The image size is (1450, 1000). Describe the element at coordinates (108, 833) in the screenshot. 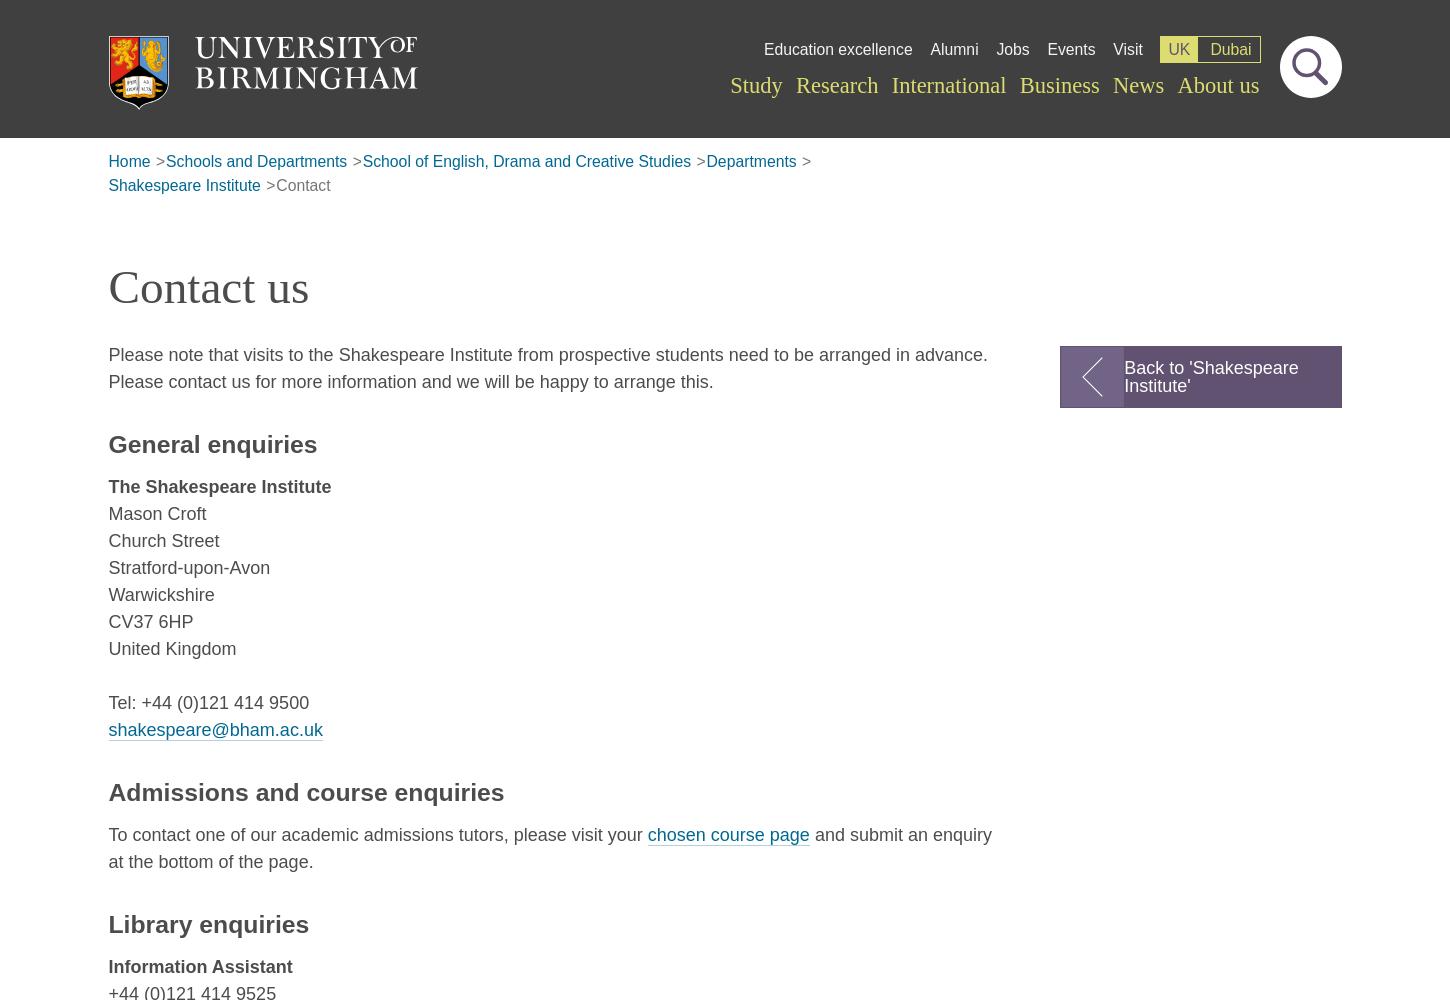

I see `'To contact one of our academic admissions tutors, please visit your'` at that location.